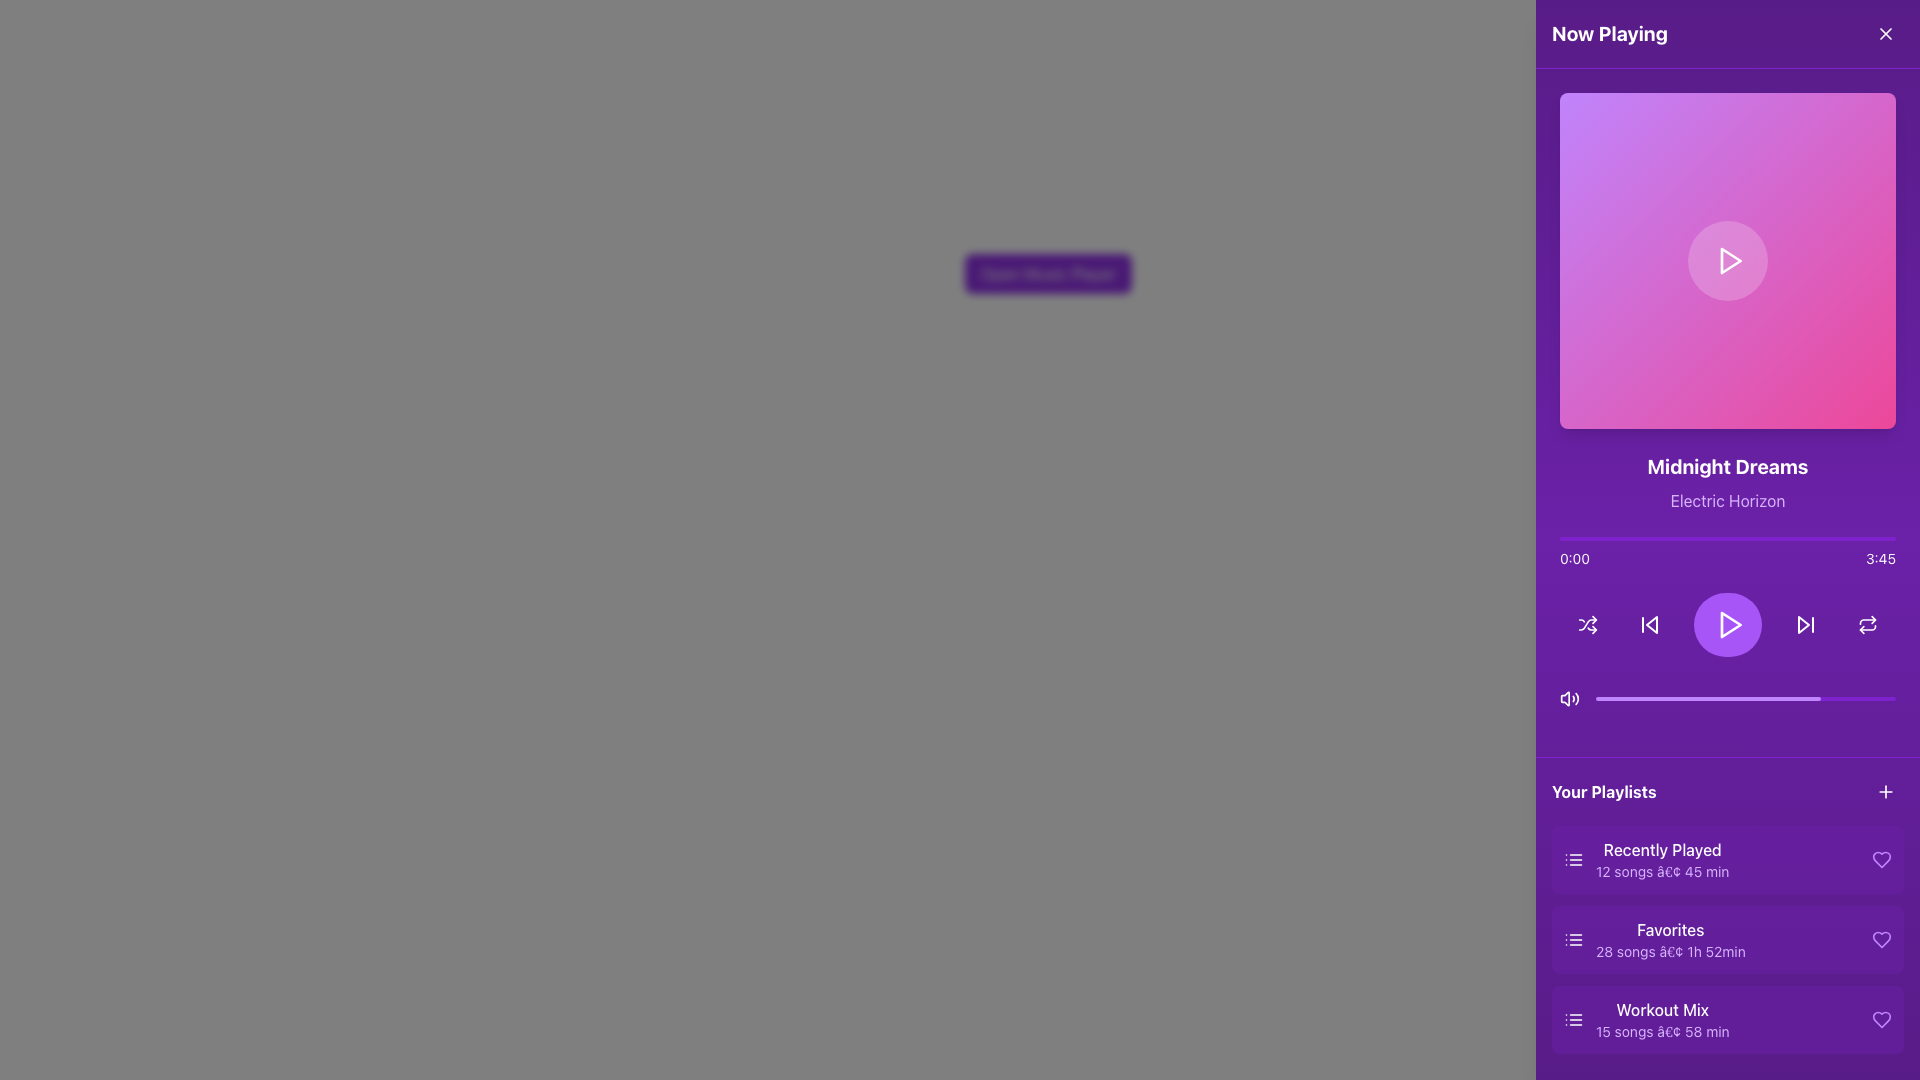 The image size is (1920, 1080). Describe the element at coordinates (1670, 951) in the screenshot. I see `the Text Label displaying '28 songs • 1h 52min' located below the 'Favorites' text in the 'Your Playlists' section of the right panel` at that location.